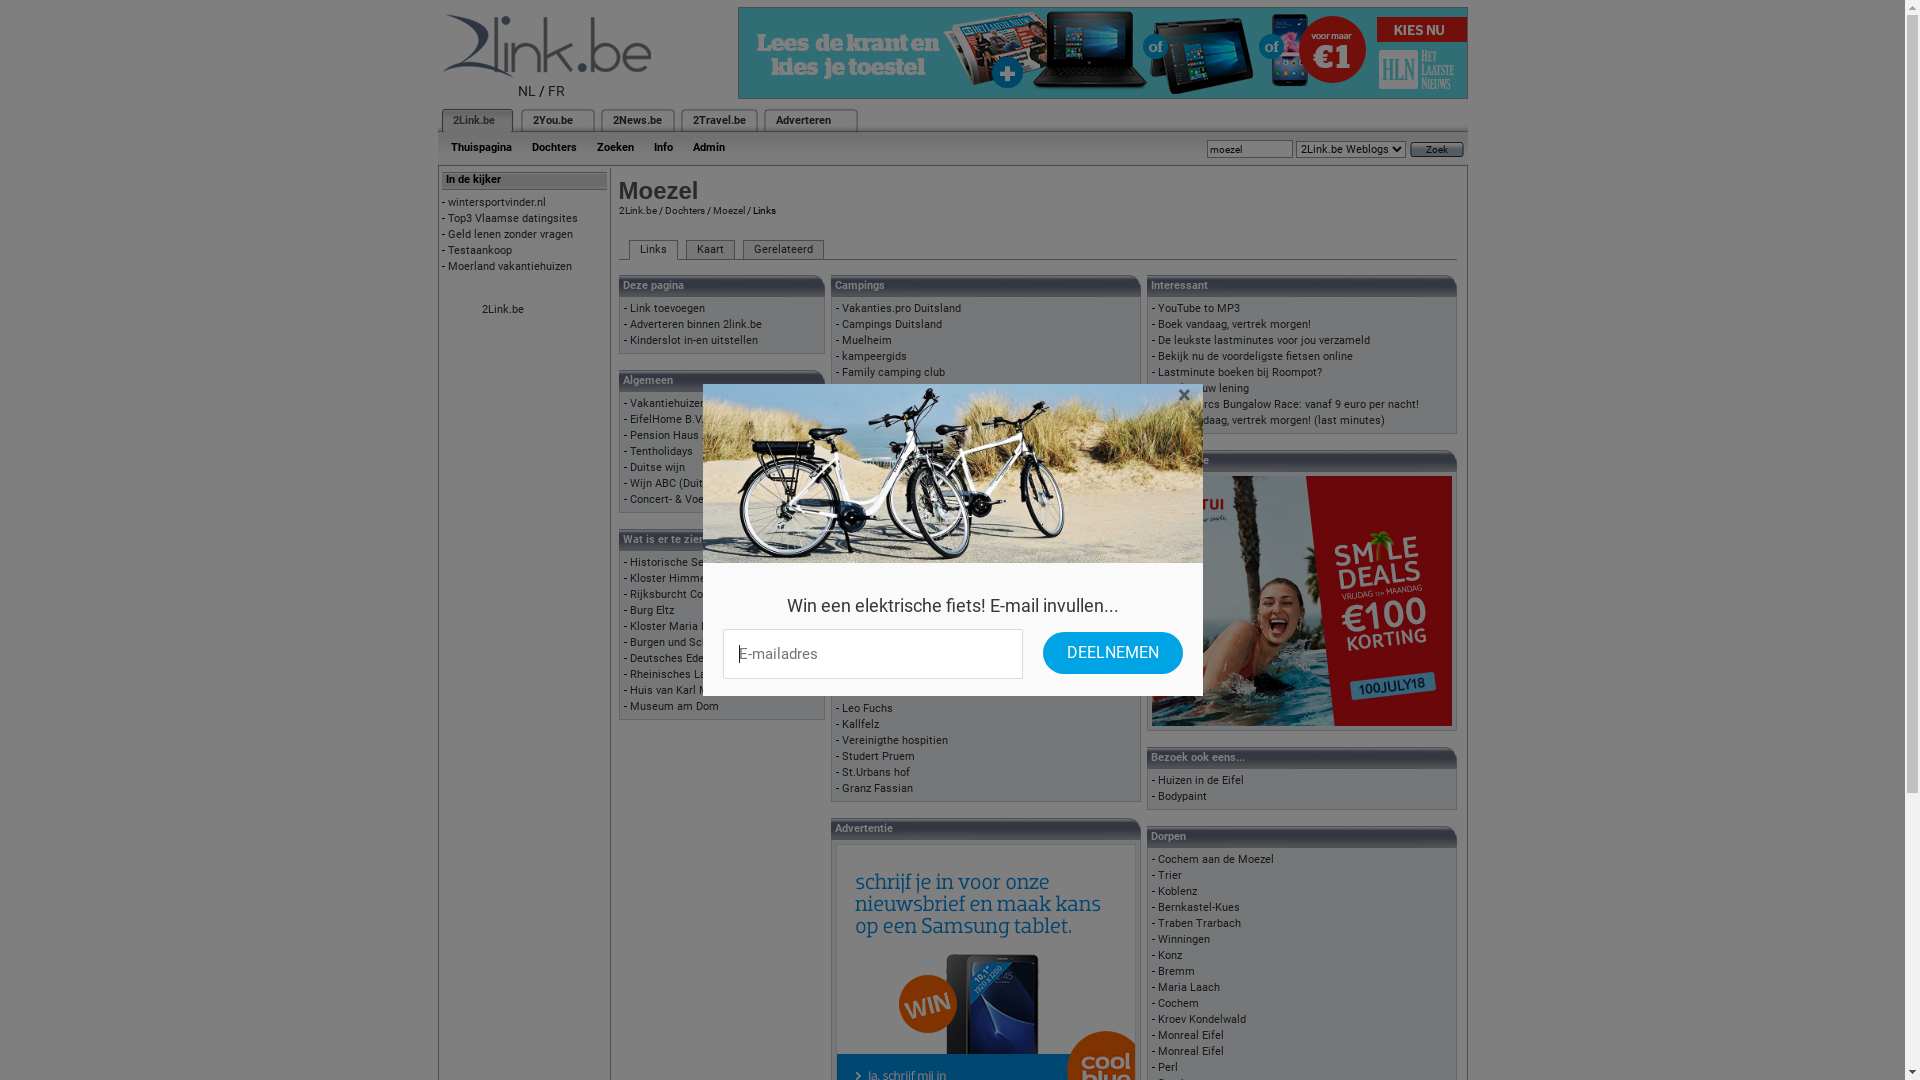 The height and width of the screenshot is (1080, 1920). What do you see at coordinates (480, 249) in the screenshot?
I see `'Testaankoop'` at bounding box center [480, 249].